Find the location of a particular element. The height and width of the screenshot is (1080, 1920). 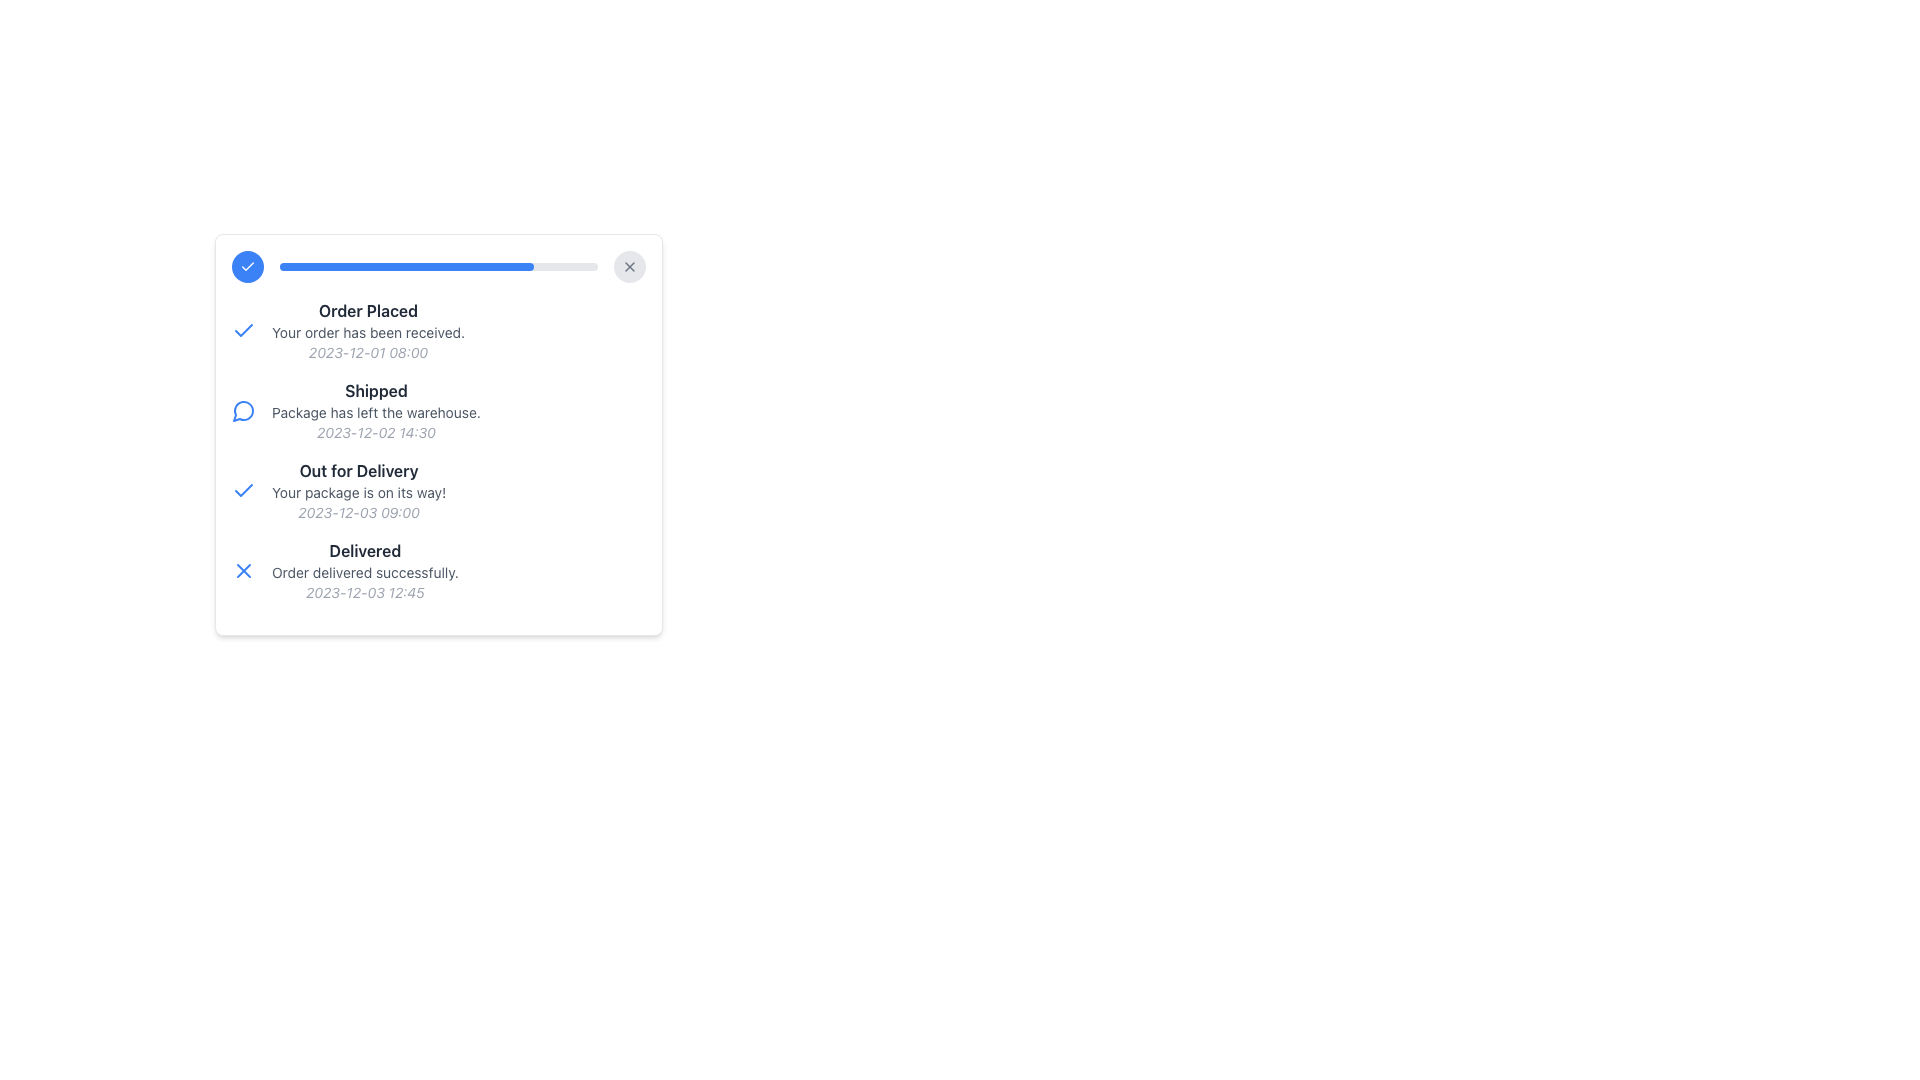

the circular button with a light gray background and 'X' icon located at the top-right corner of the status panel is located at coordinates (628, 265).